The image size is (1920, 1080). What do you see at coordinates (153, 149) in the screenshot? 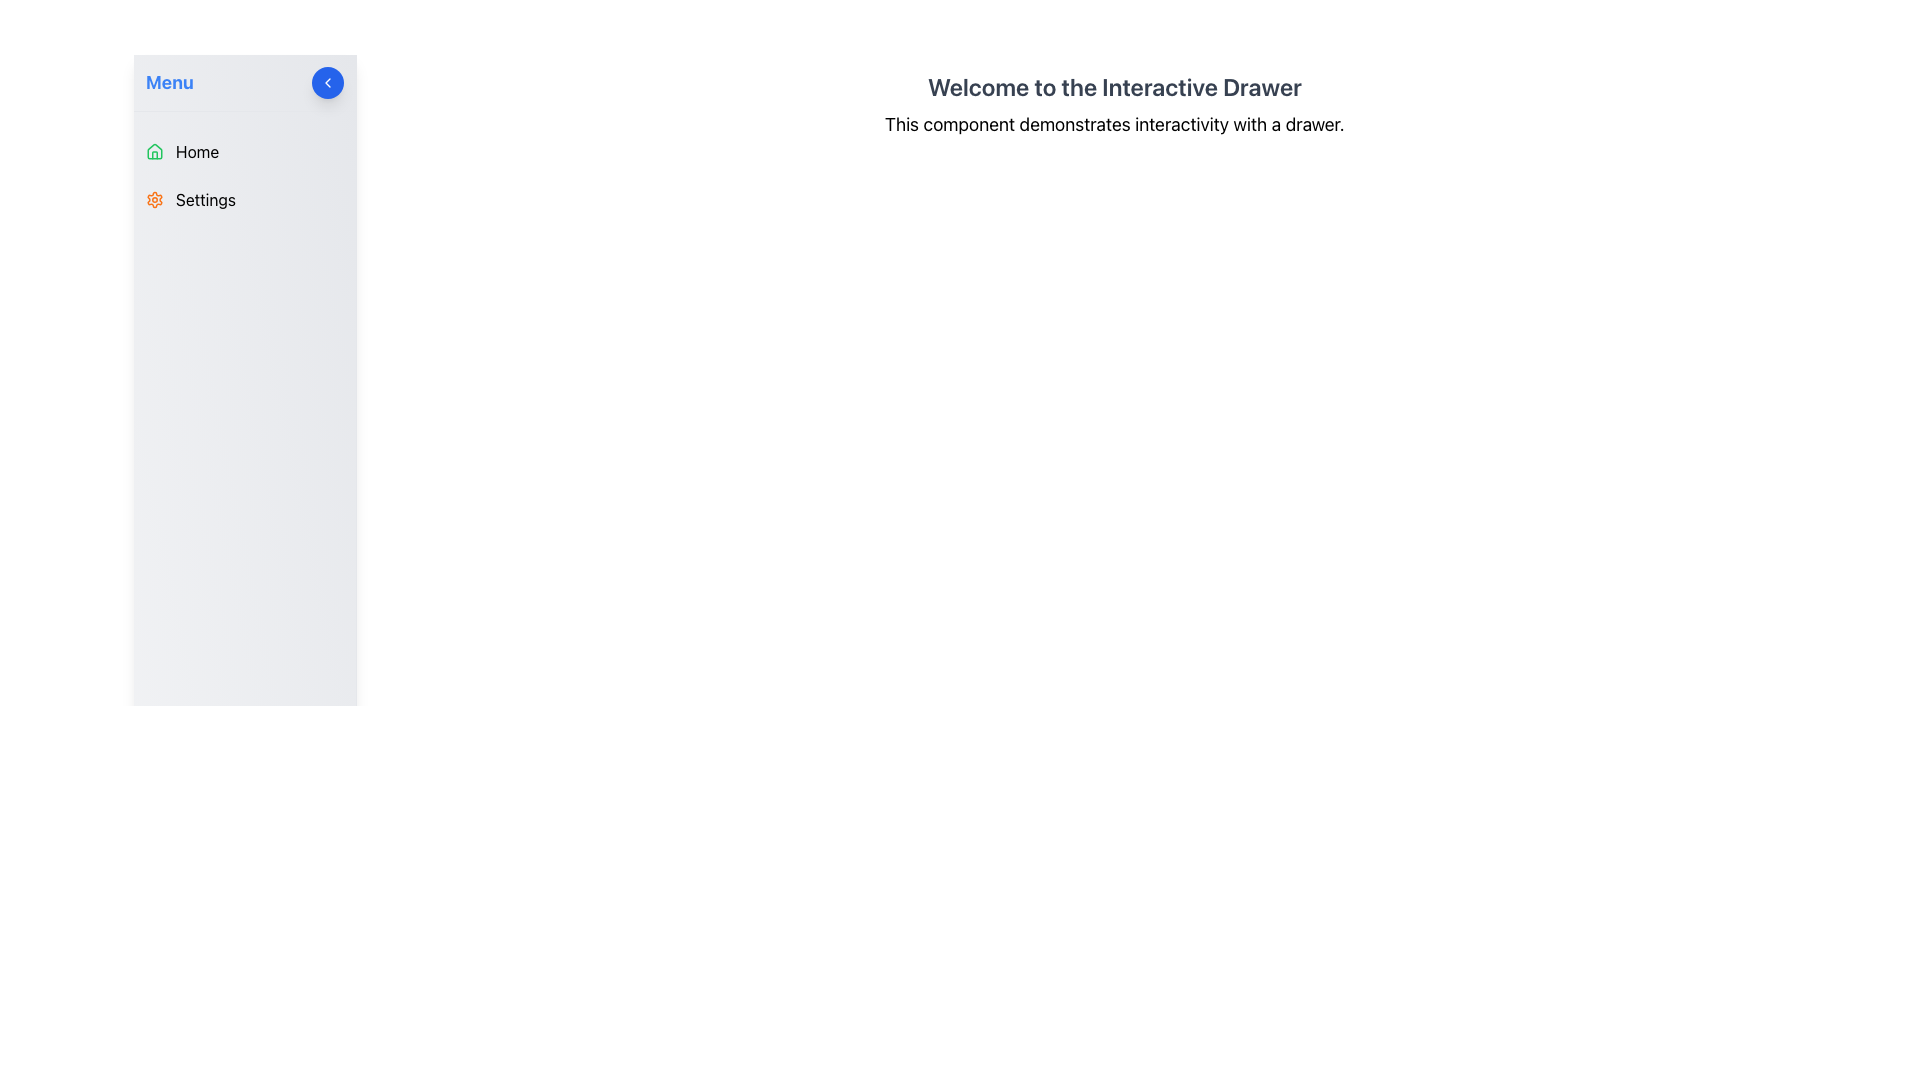
I see `the house icon in the vertical menu` at bounding box center [153, 149].